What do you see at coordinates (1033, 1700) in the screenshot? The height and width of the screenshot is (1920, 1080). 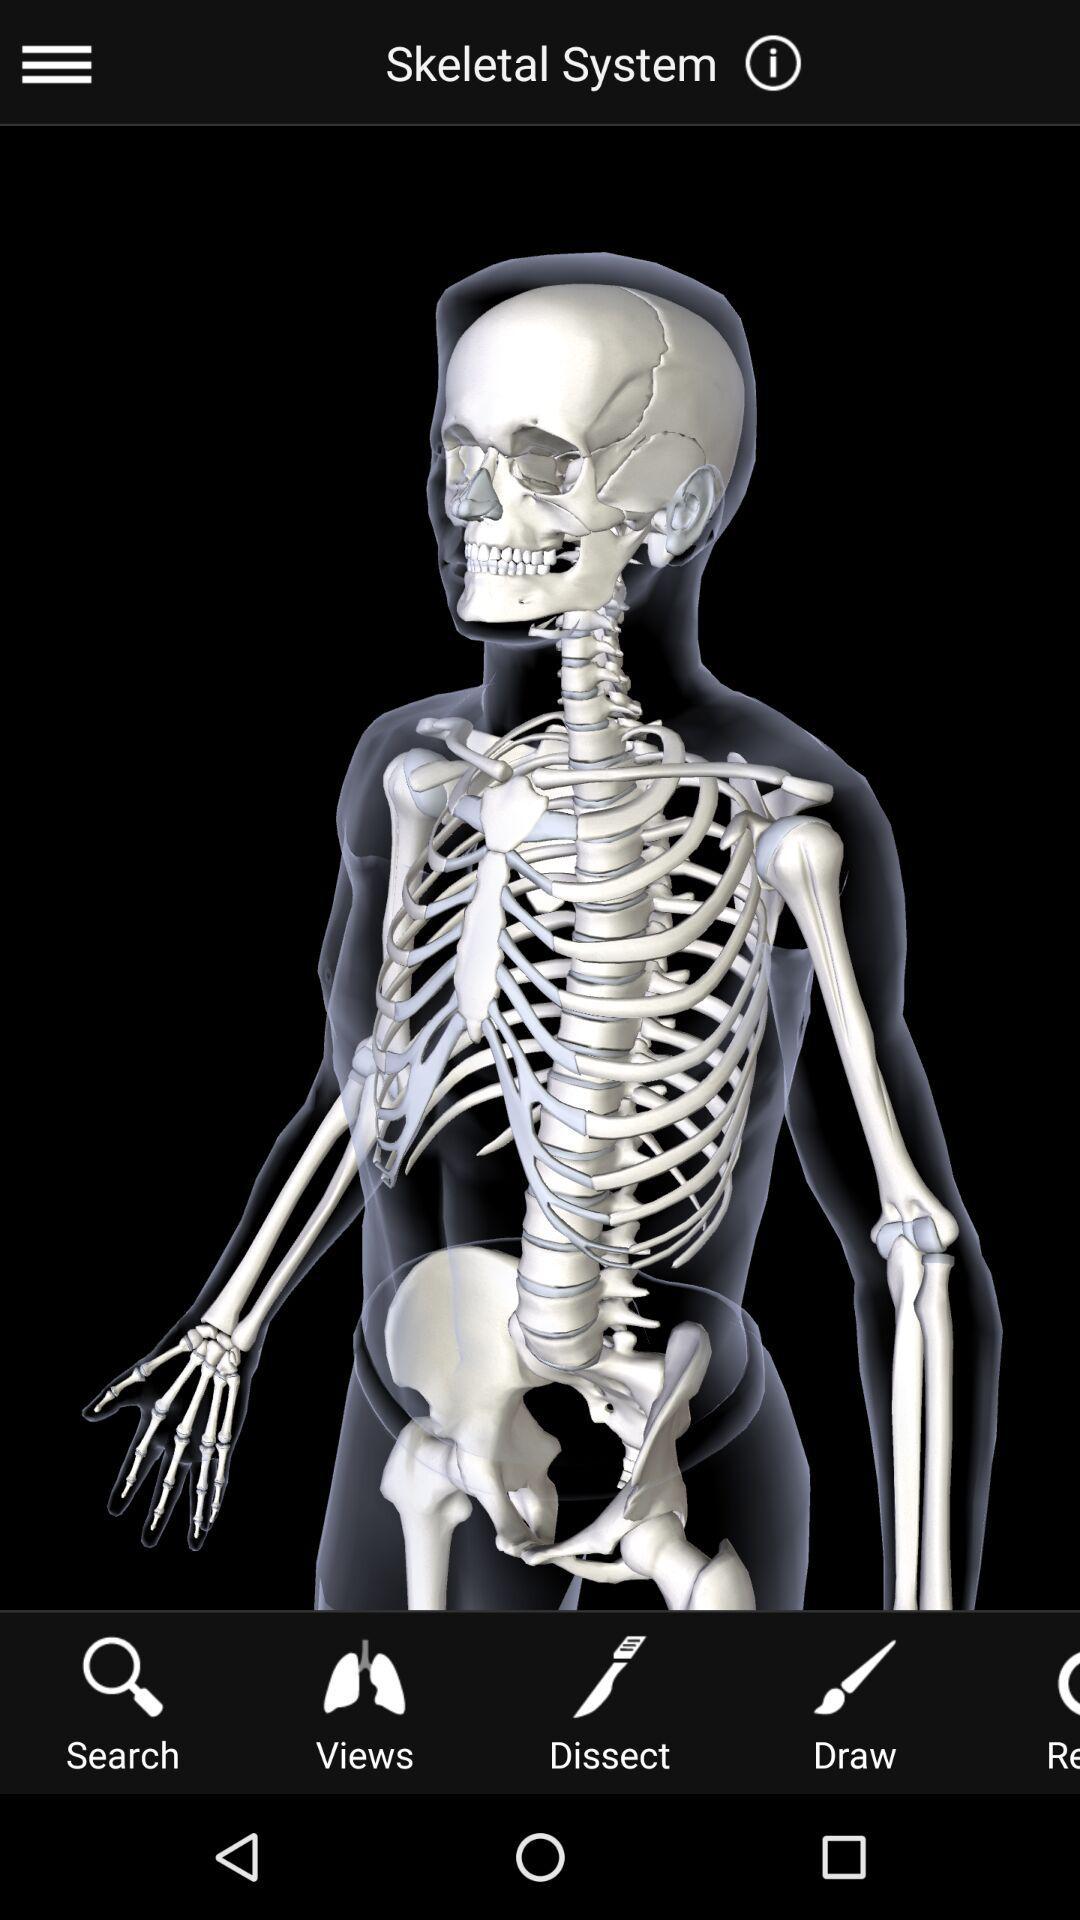 I see `reset icon` at bounding box center [1033, 1700].